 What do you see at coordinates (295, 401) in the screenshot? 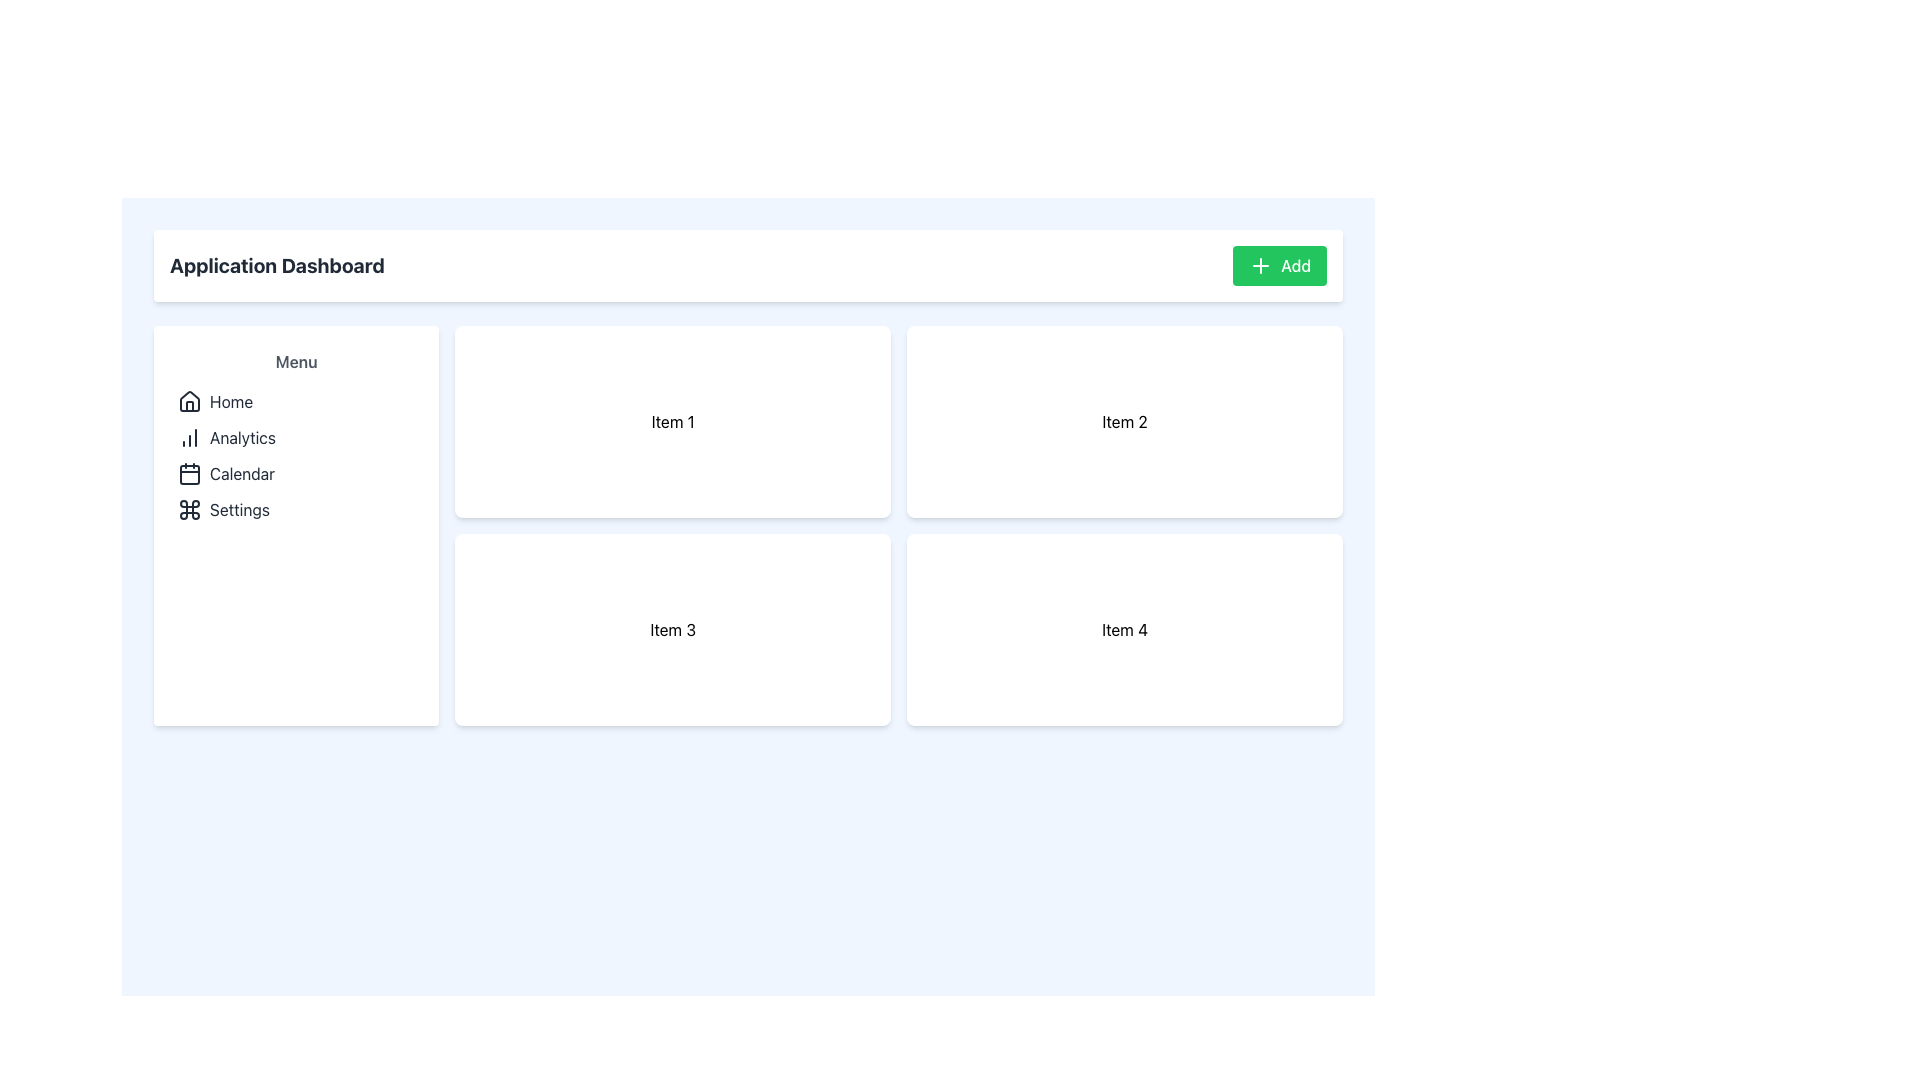
I see `the 'Home' button located in the vertical menu titled 'Menu' in the left sidebar of the interface` at bounding box center [295, 401].